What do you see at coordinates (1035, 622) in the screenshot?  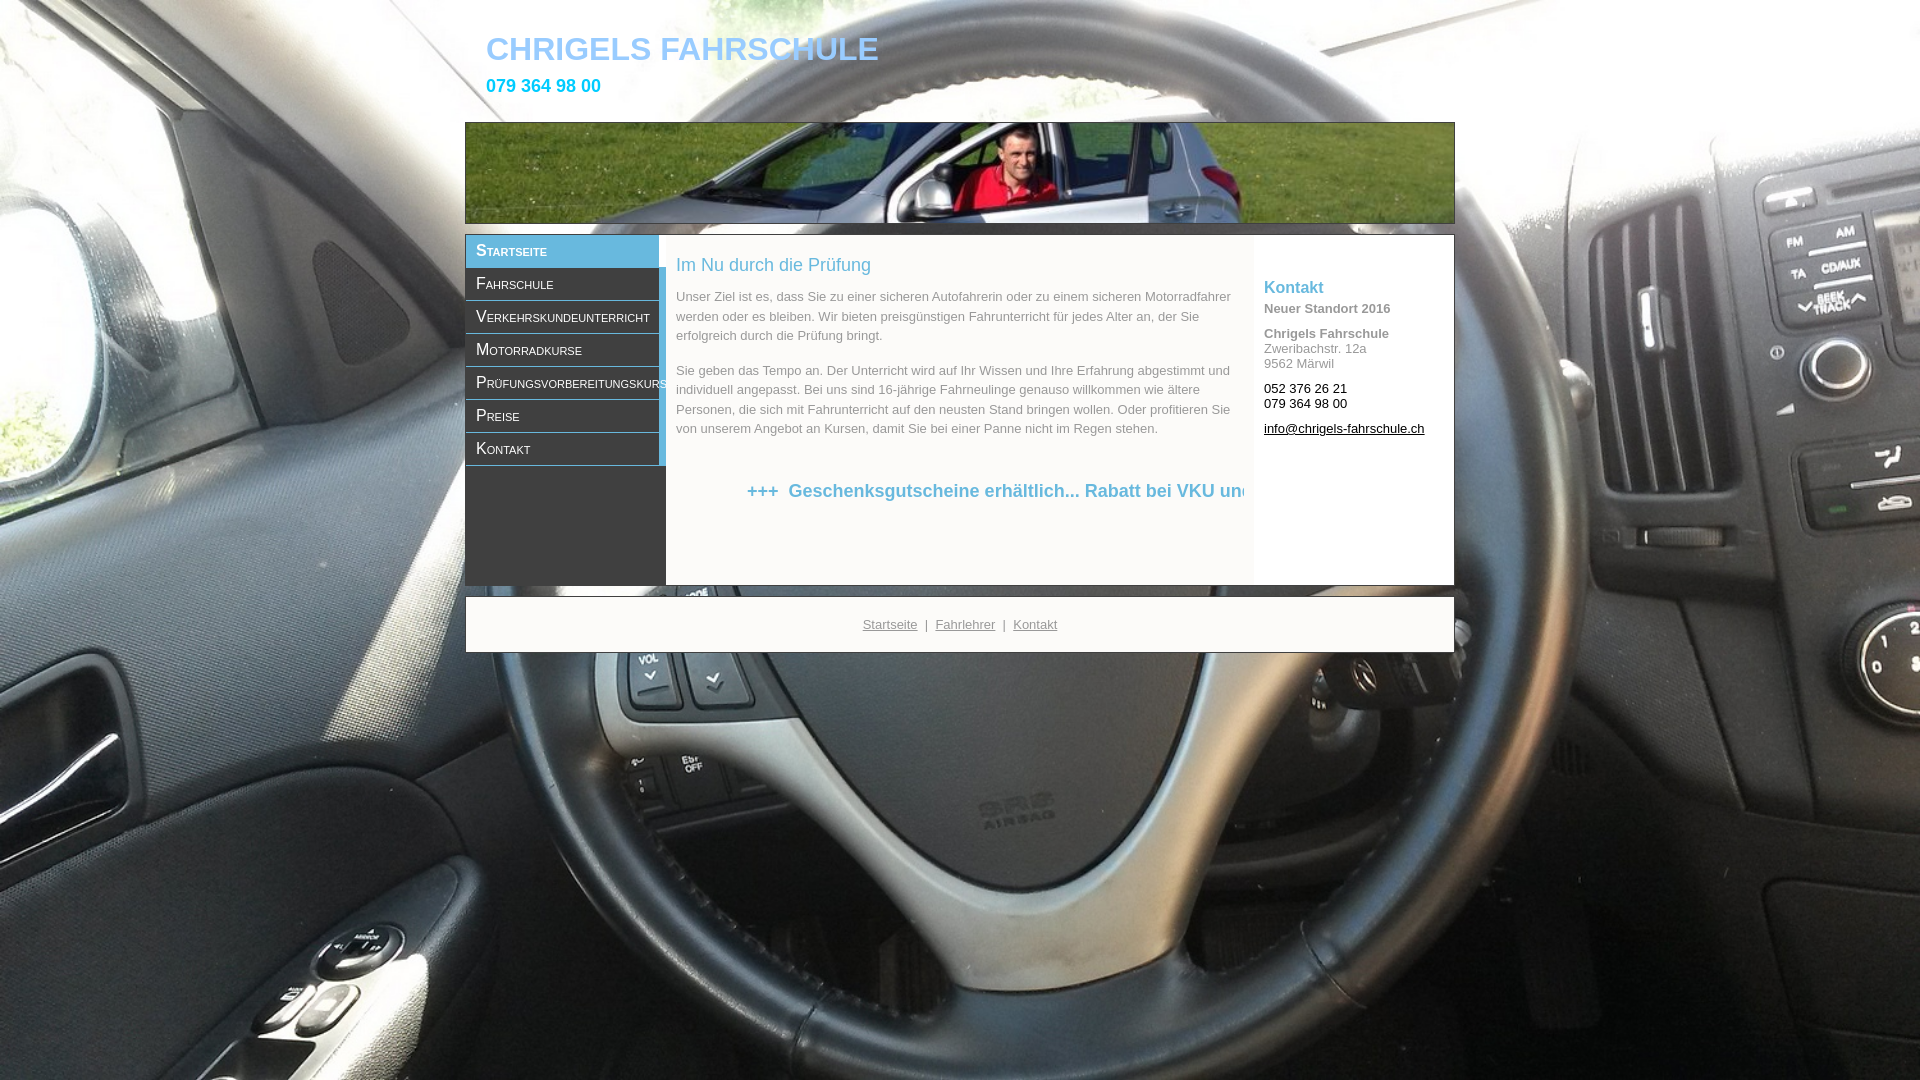 I see `'Kontakt'` at bounding box center [1035, 622].